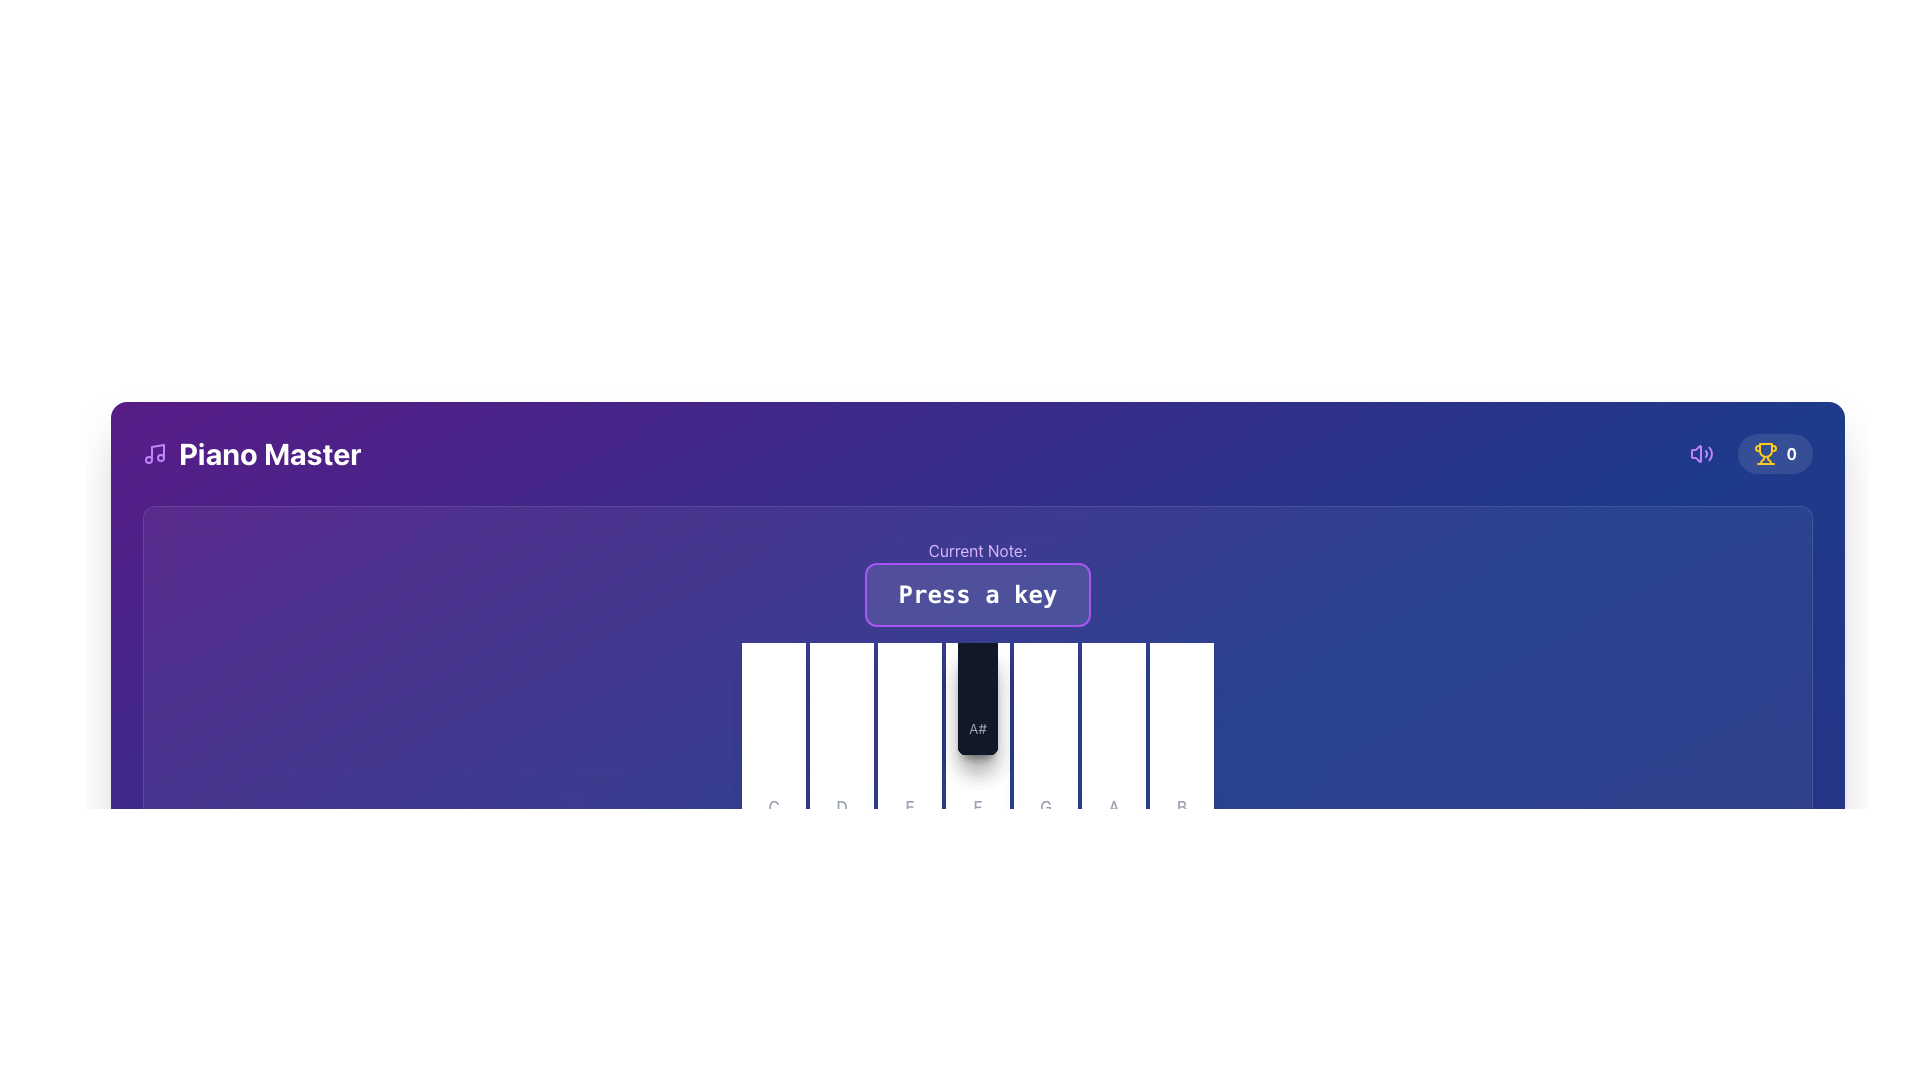  Describe the element at coordinates (978, 729) in the screenshot. I see `the third text label indicating the musical note of the piano key, which is part of a group of similar labels including 'C#', 'D#', 'F#', 'G#', and 'A#'` at that location.